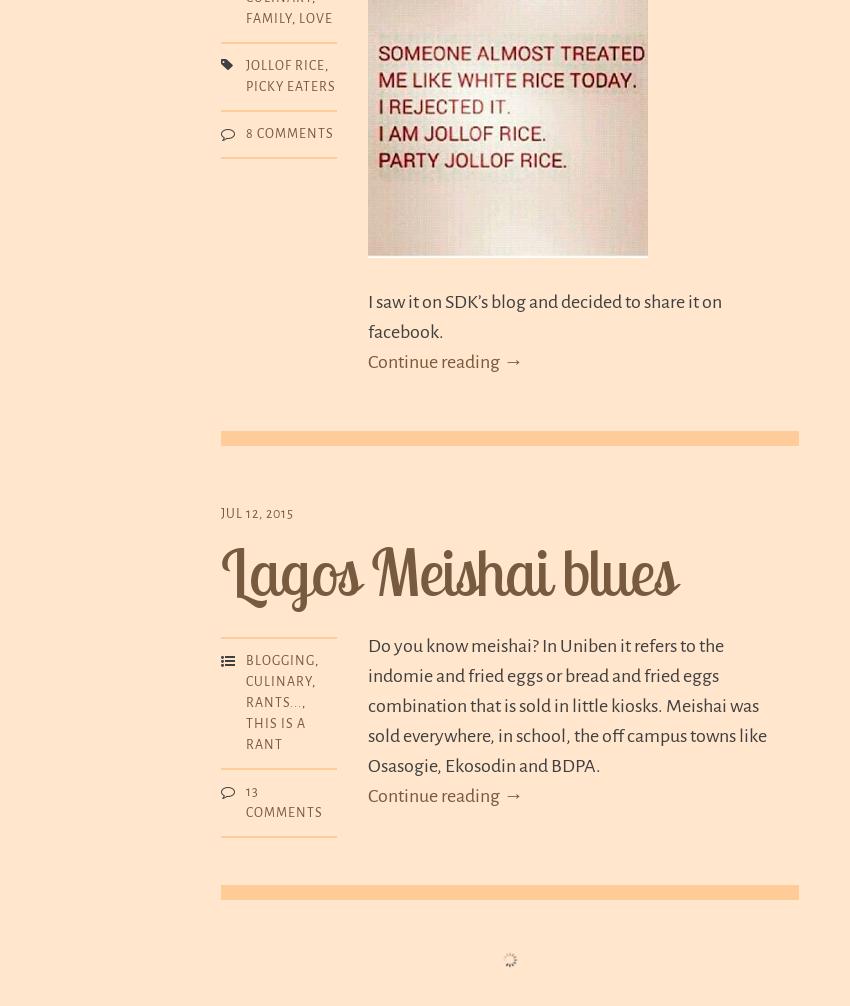 This screenshot has width=850, height=1006. What do you see at coordinates (544, 314) in the screenshot?
I see `'I saw it on SDK’s blog and decided to share it on facebook.'` at bounding box center [544, 314].